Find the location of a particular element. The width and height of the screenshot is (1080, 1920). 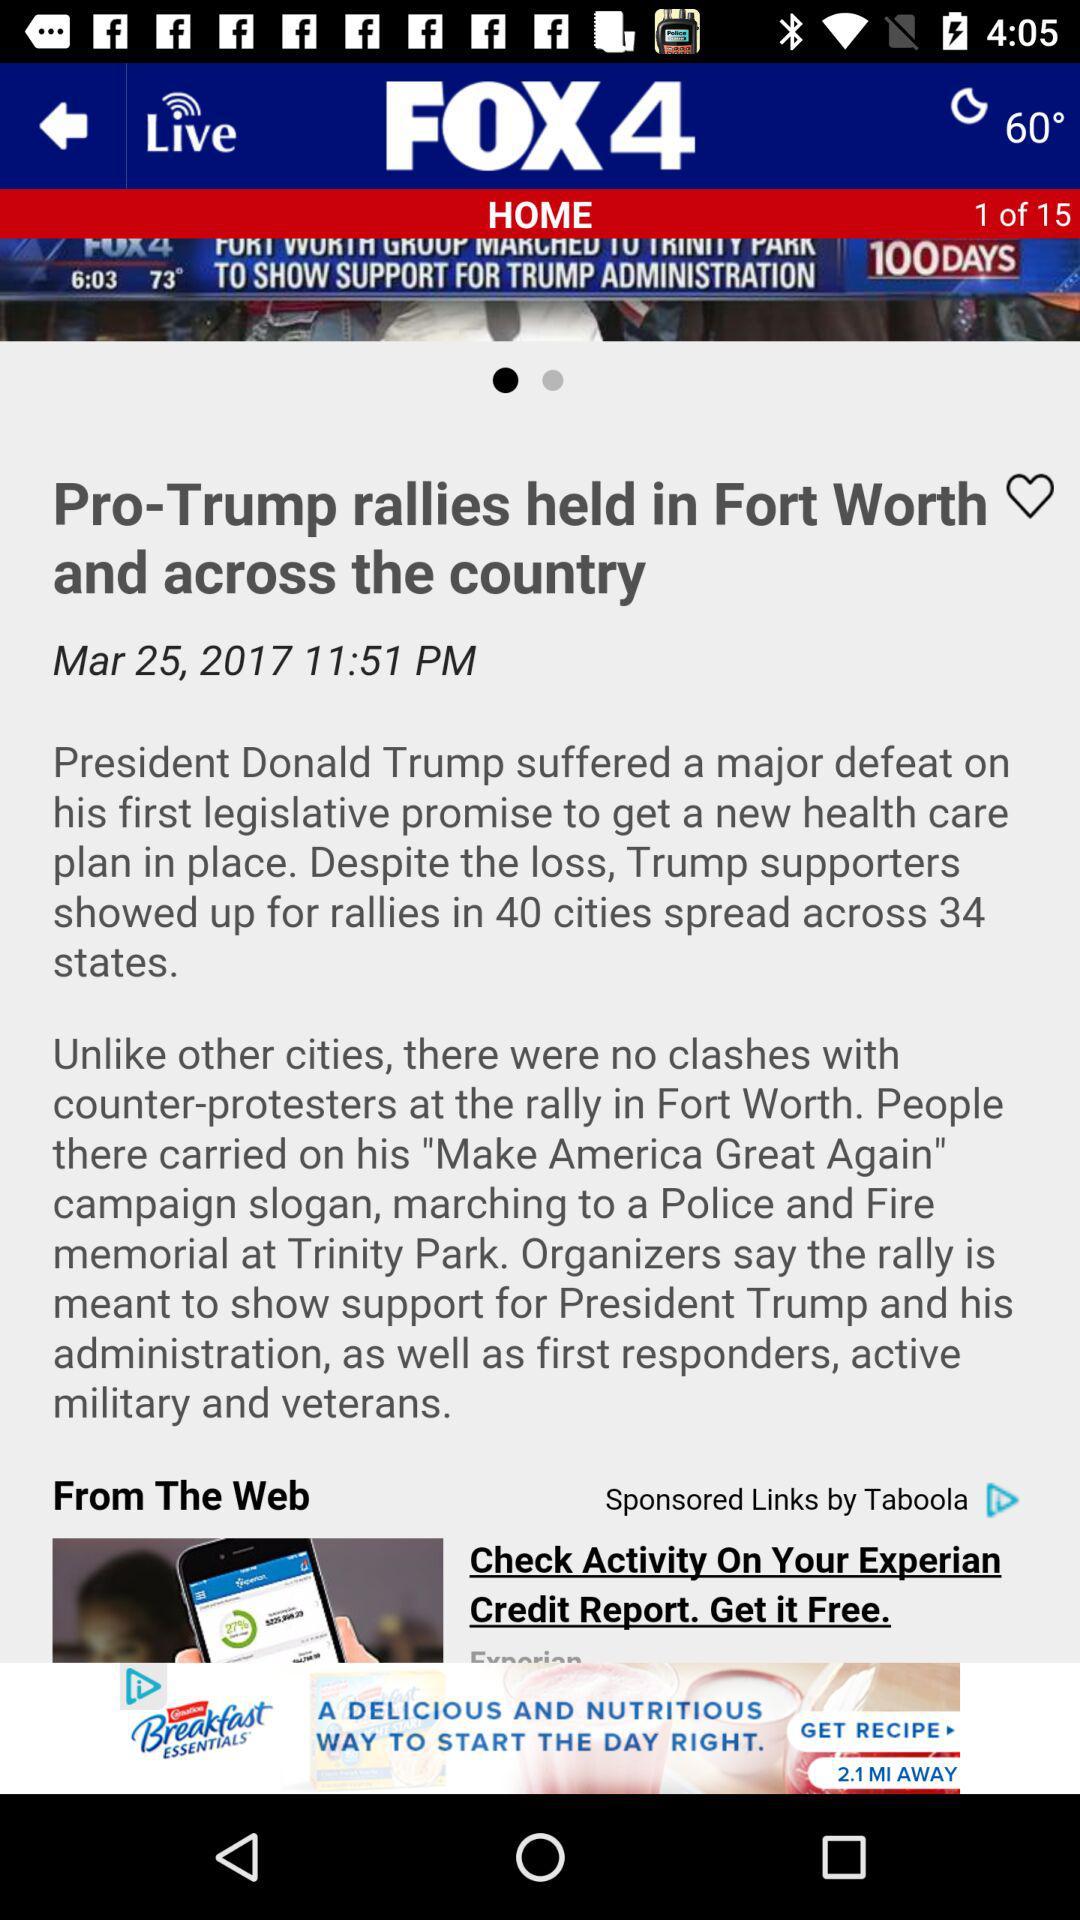

alive is located at coordinates (189, 124).